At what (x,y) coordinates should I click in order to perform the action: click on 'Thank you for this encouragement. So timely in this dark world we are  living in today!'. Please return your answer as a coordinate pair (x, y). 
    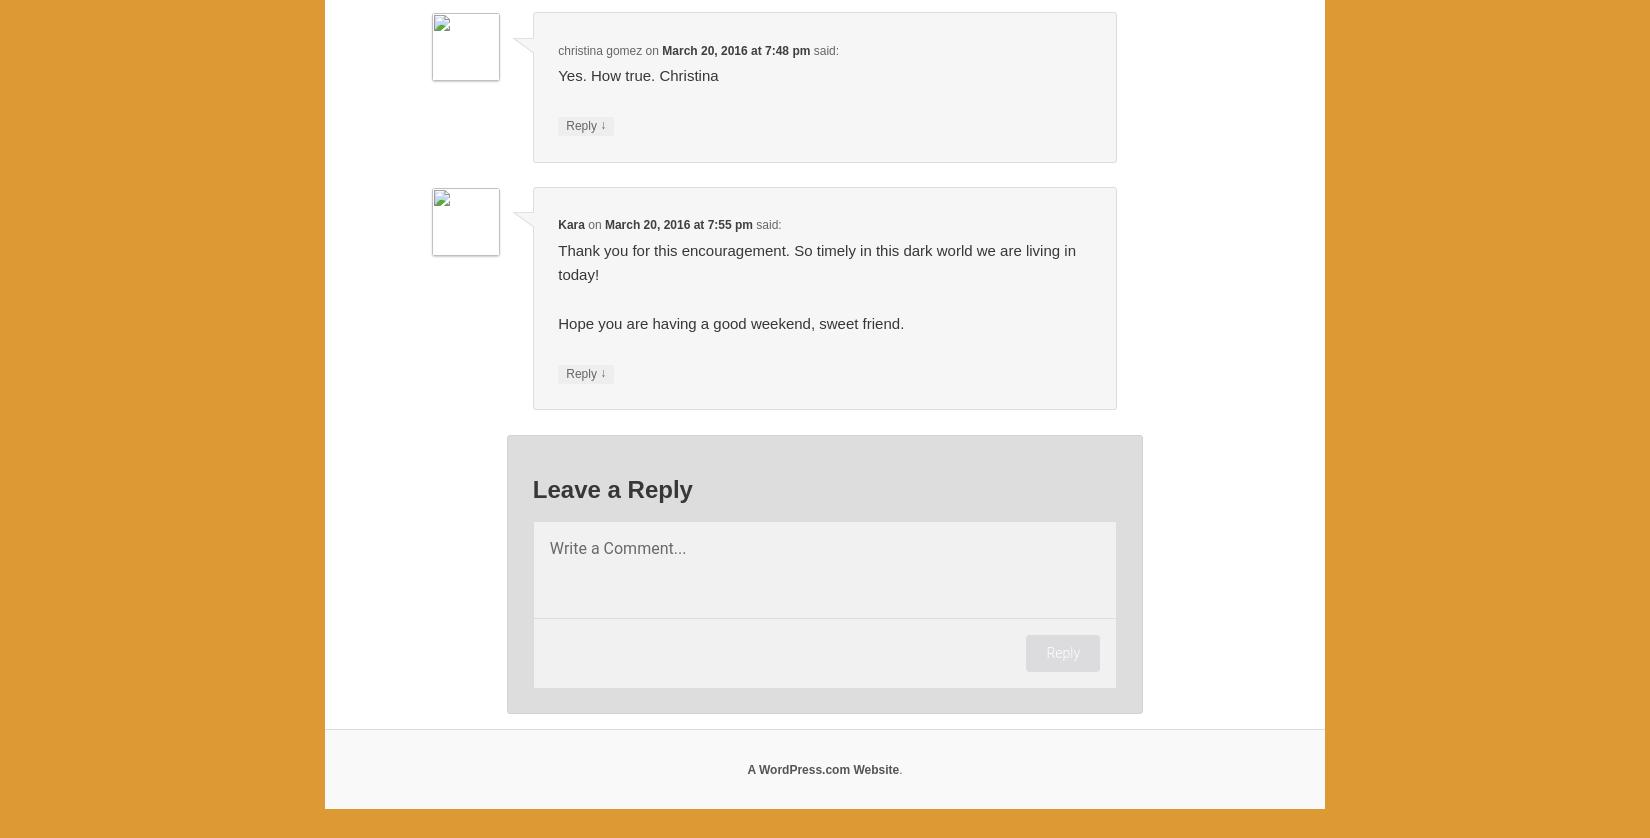
    Looking at the image, I should click on (815, 260).